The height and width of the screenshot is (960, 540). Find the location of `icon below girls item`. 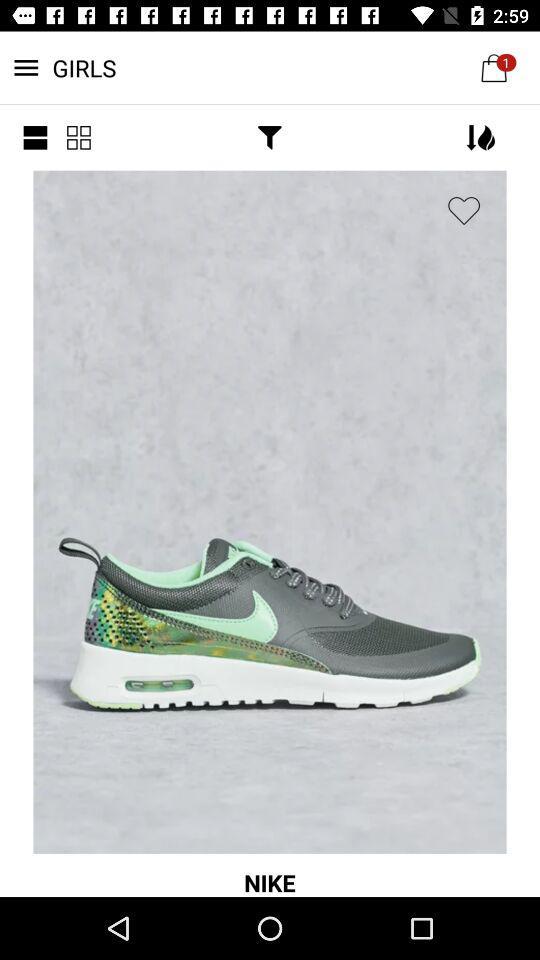

icon below girls item is located at coordinates (269, 136).